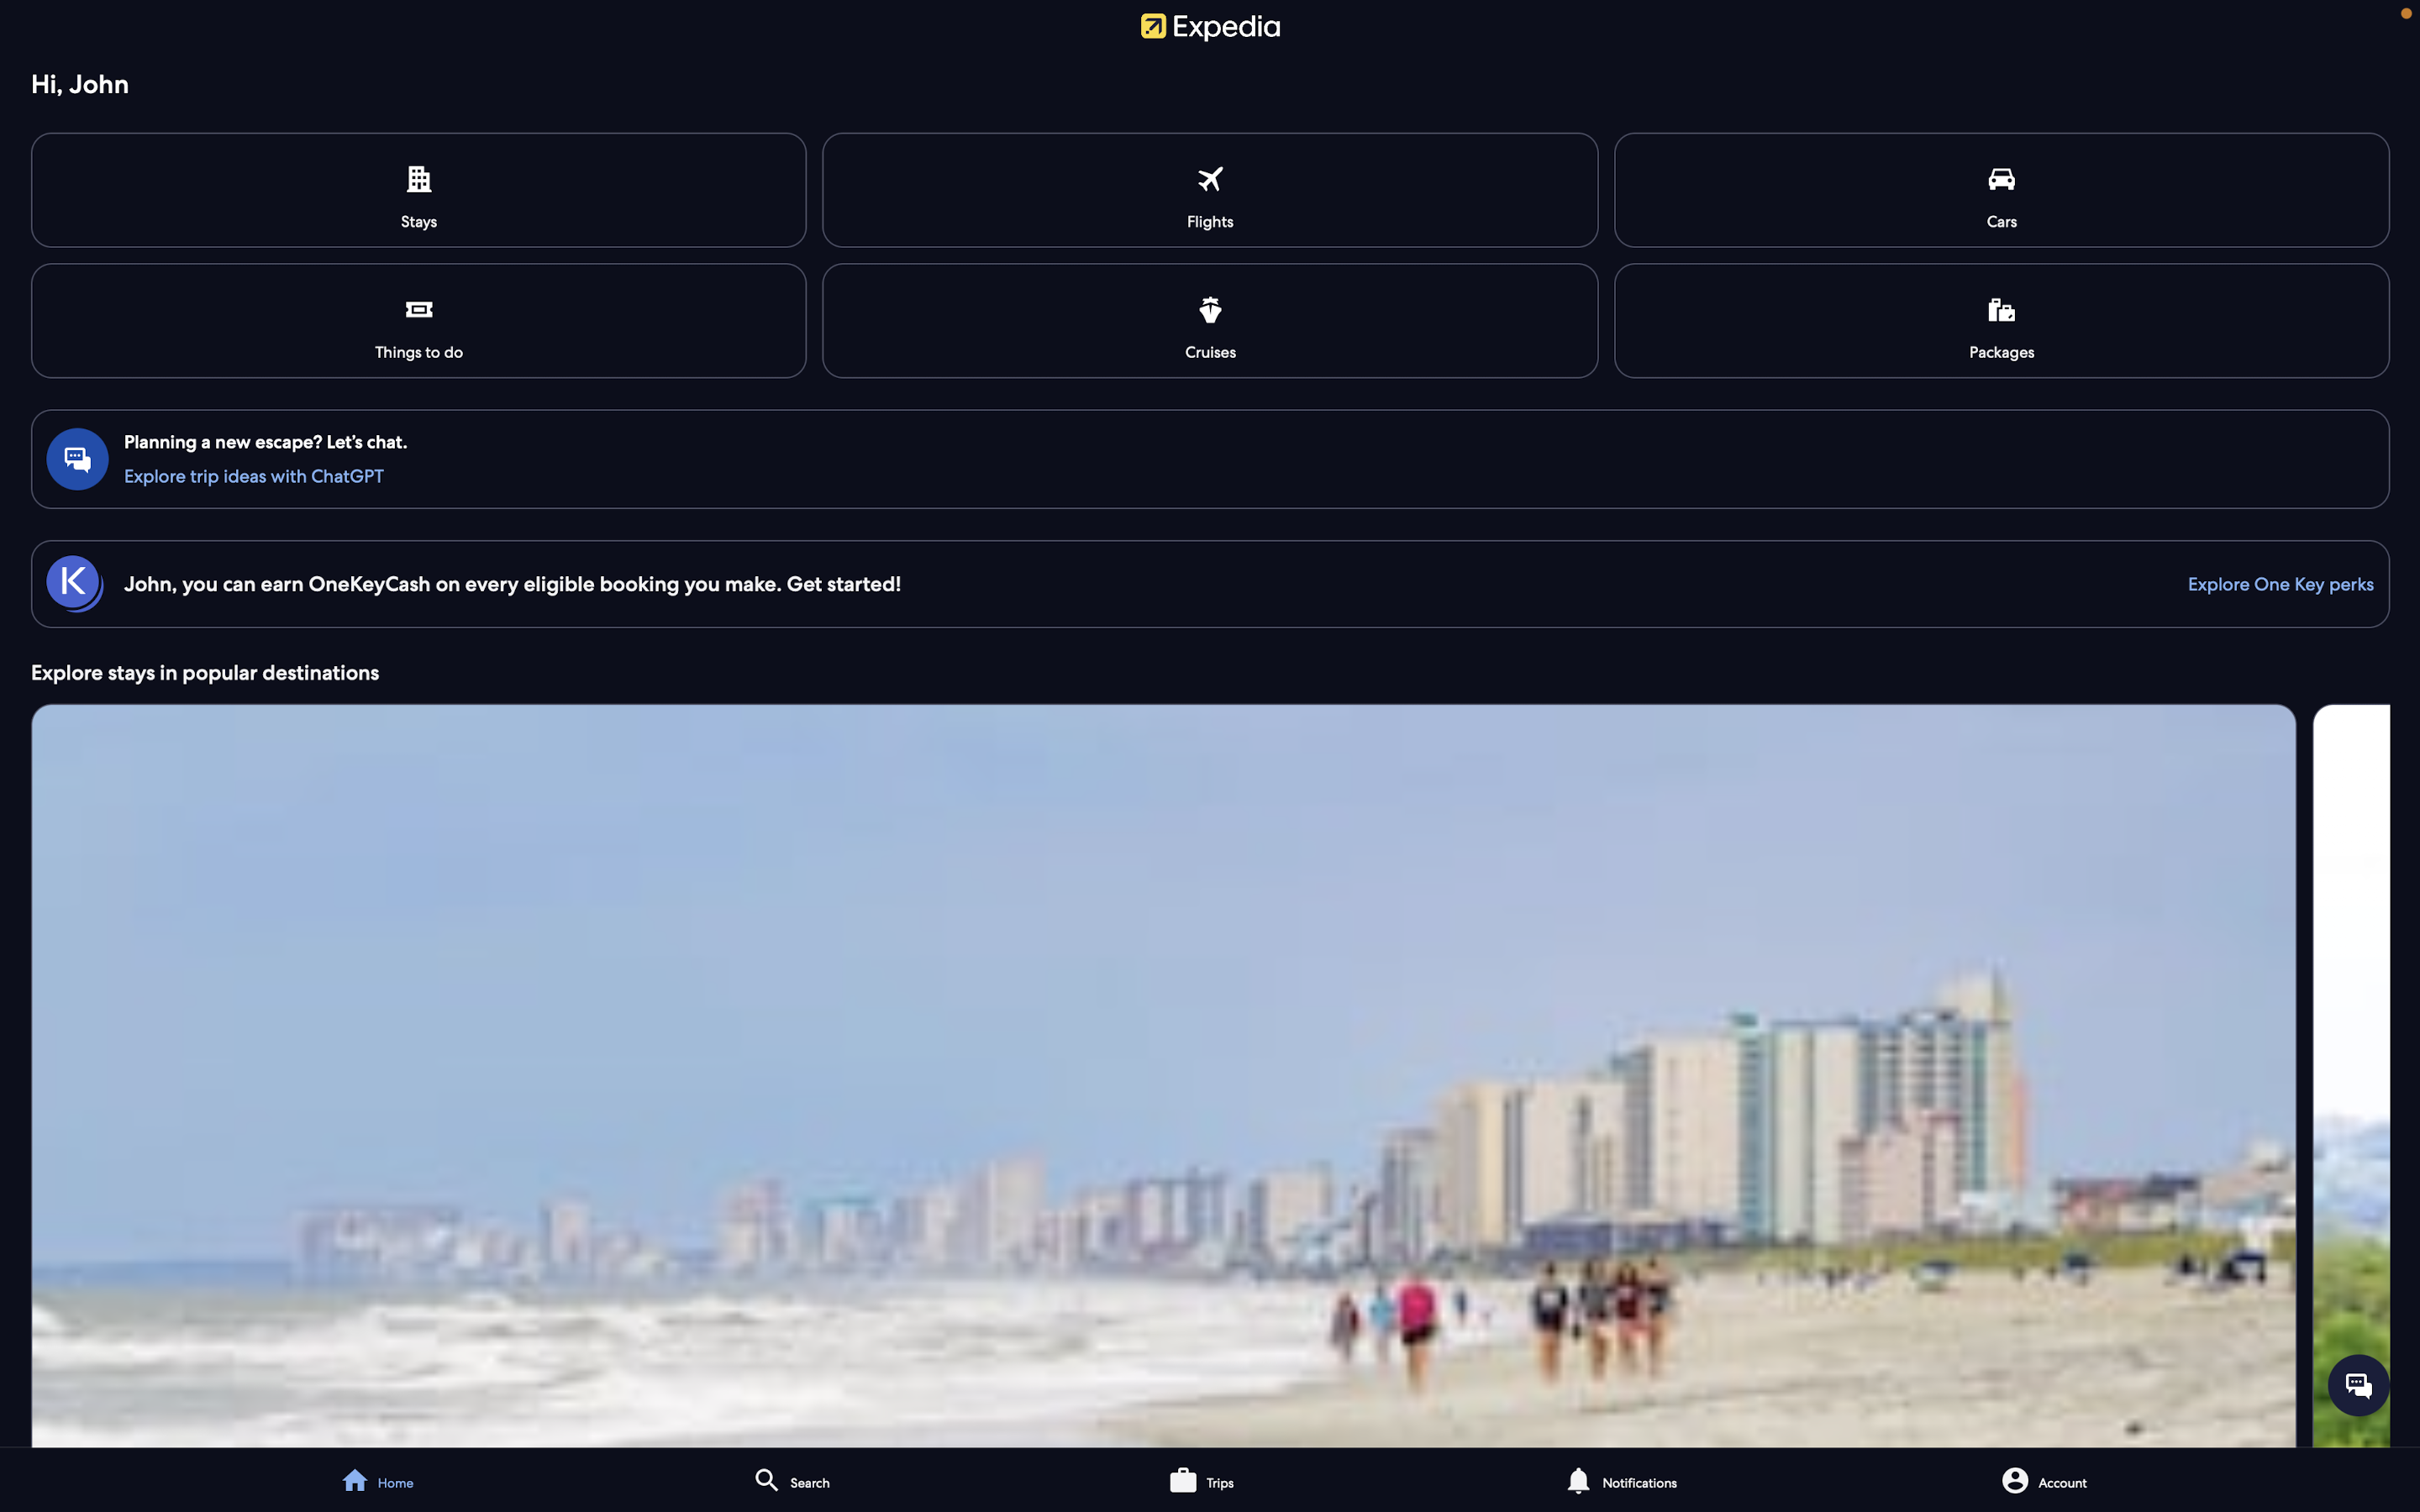 The width and height of the screenshot is (2420, 1512). What do you see at coordinates (1210, 318) in the screenshot?
I see `Explore and confirm bookings for available cruise journeys` at bounding box center [1210, 318].